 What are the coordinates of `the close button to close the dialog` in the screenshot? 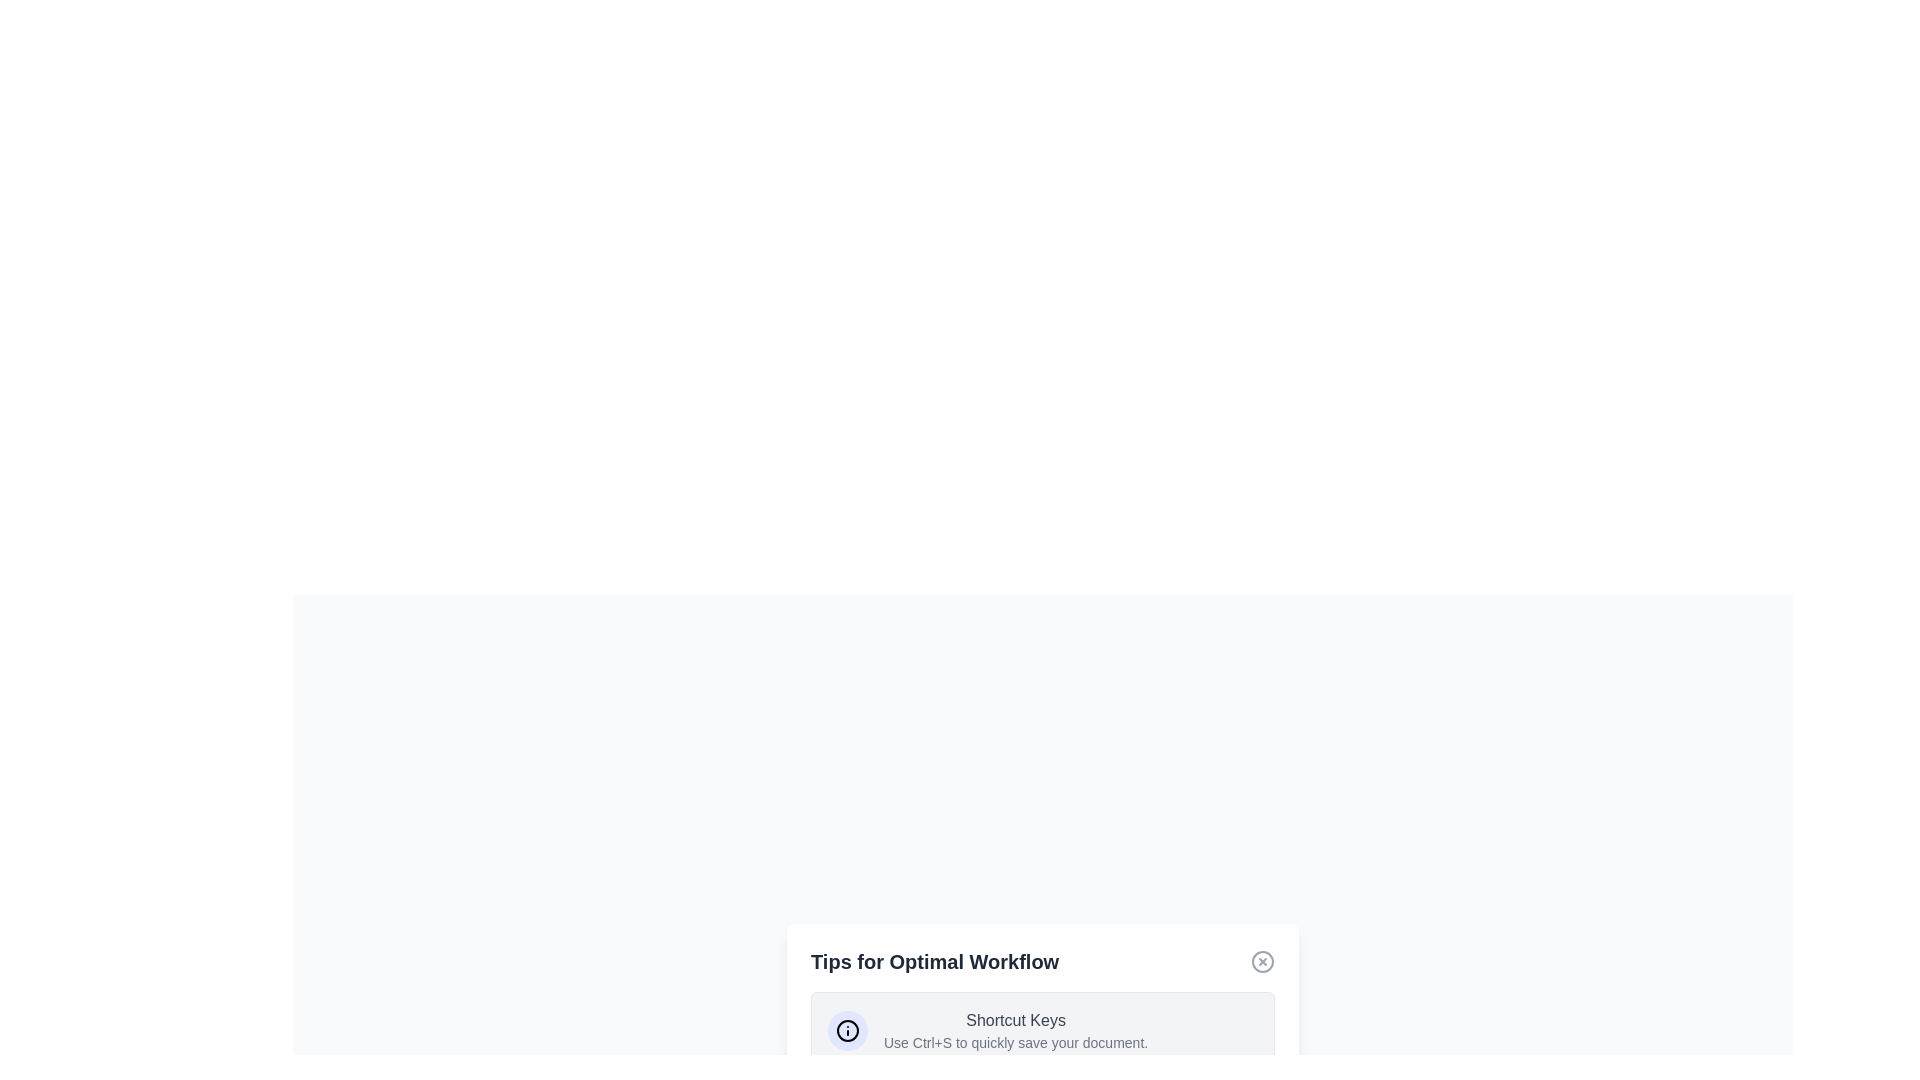 It's located at (1261, 960).